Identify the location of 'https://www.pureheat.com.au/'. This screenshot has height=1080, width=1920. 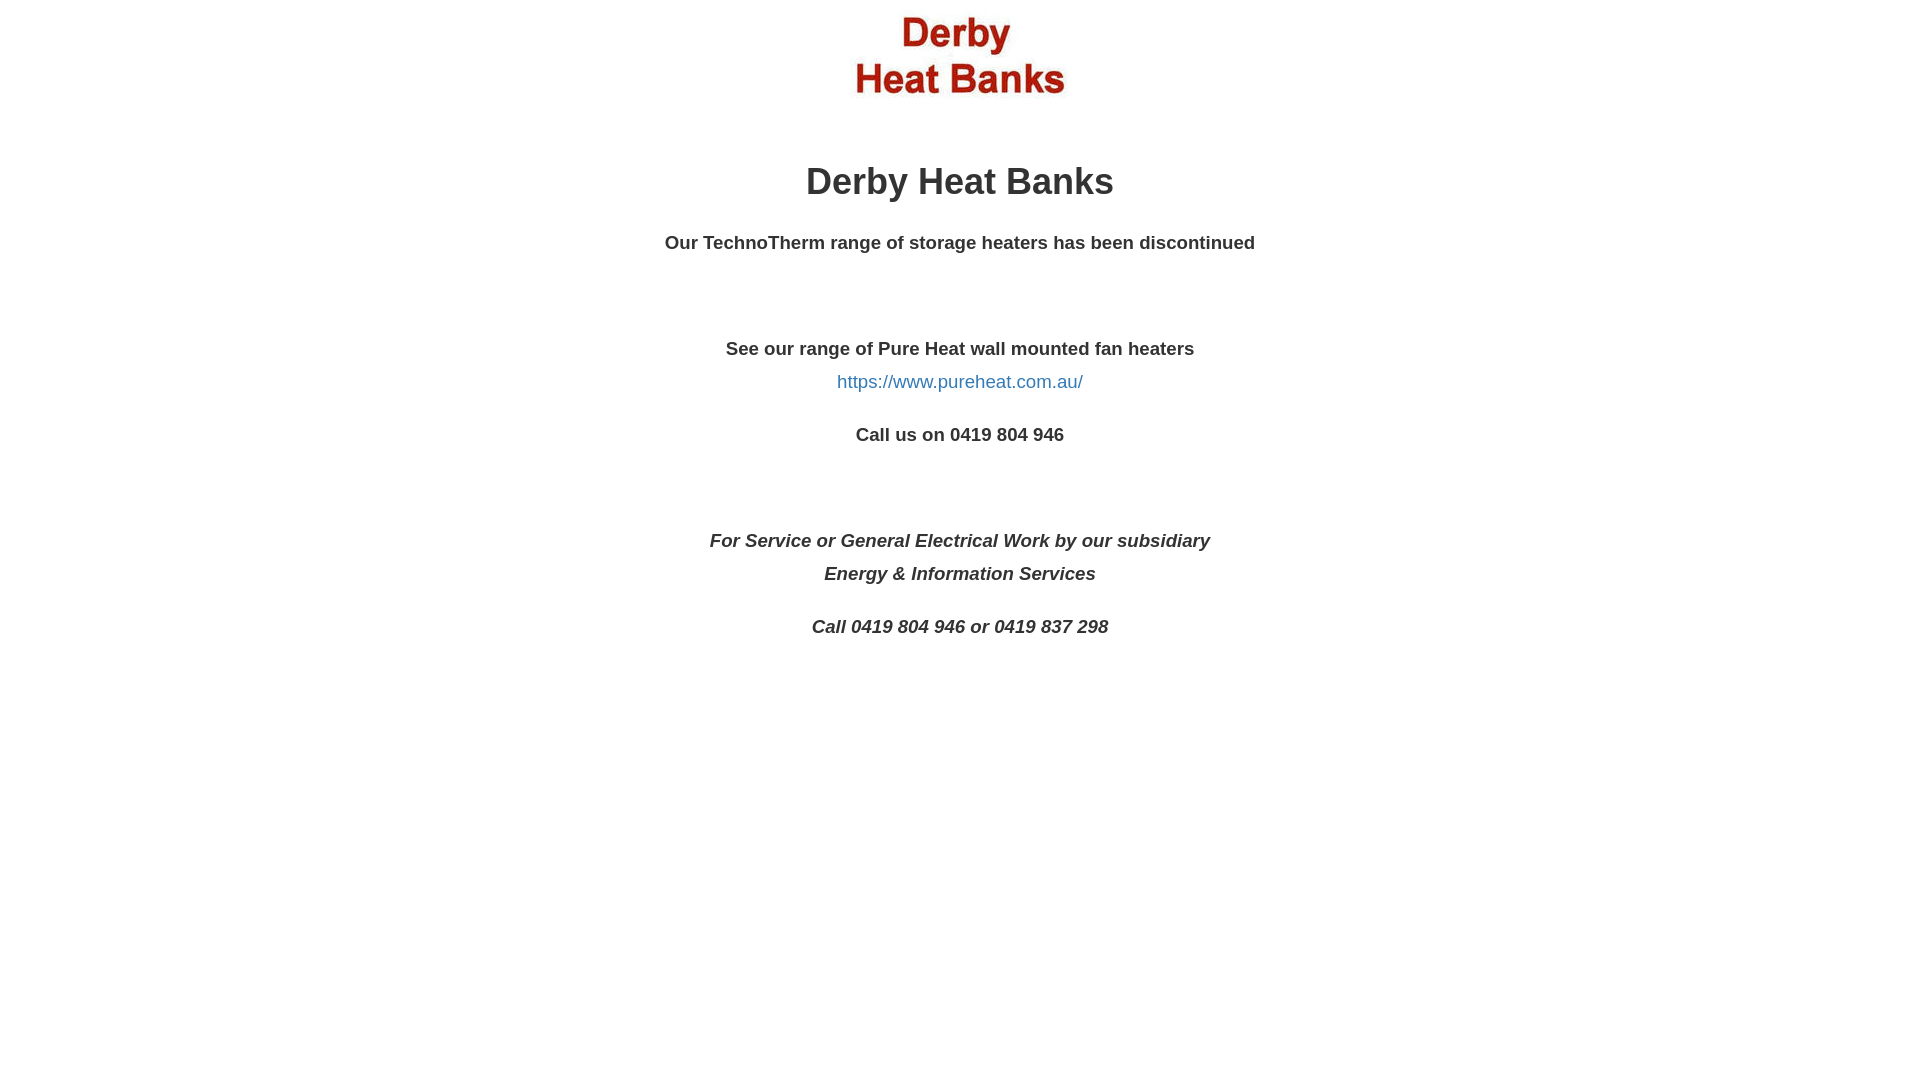
(836, 381).